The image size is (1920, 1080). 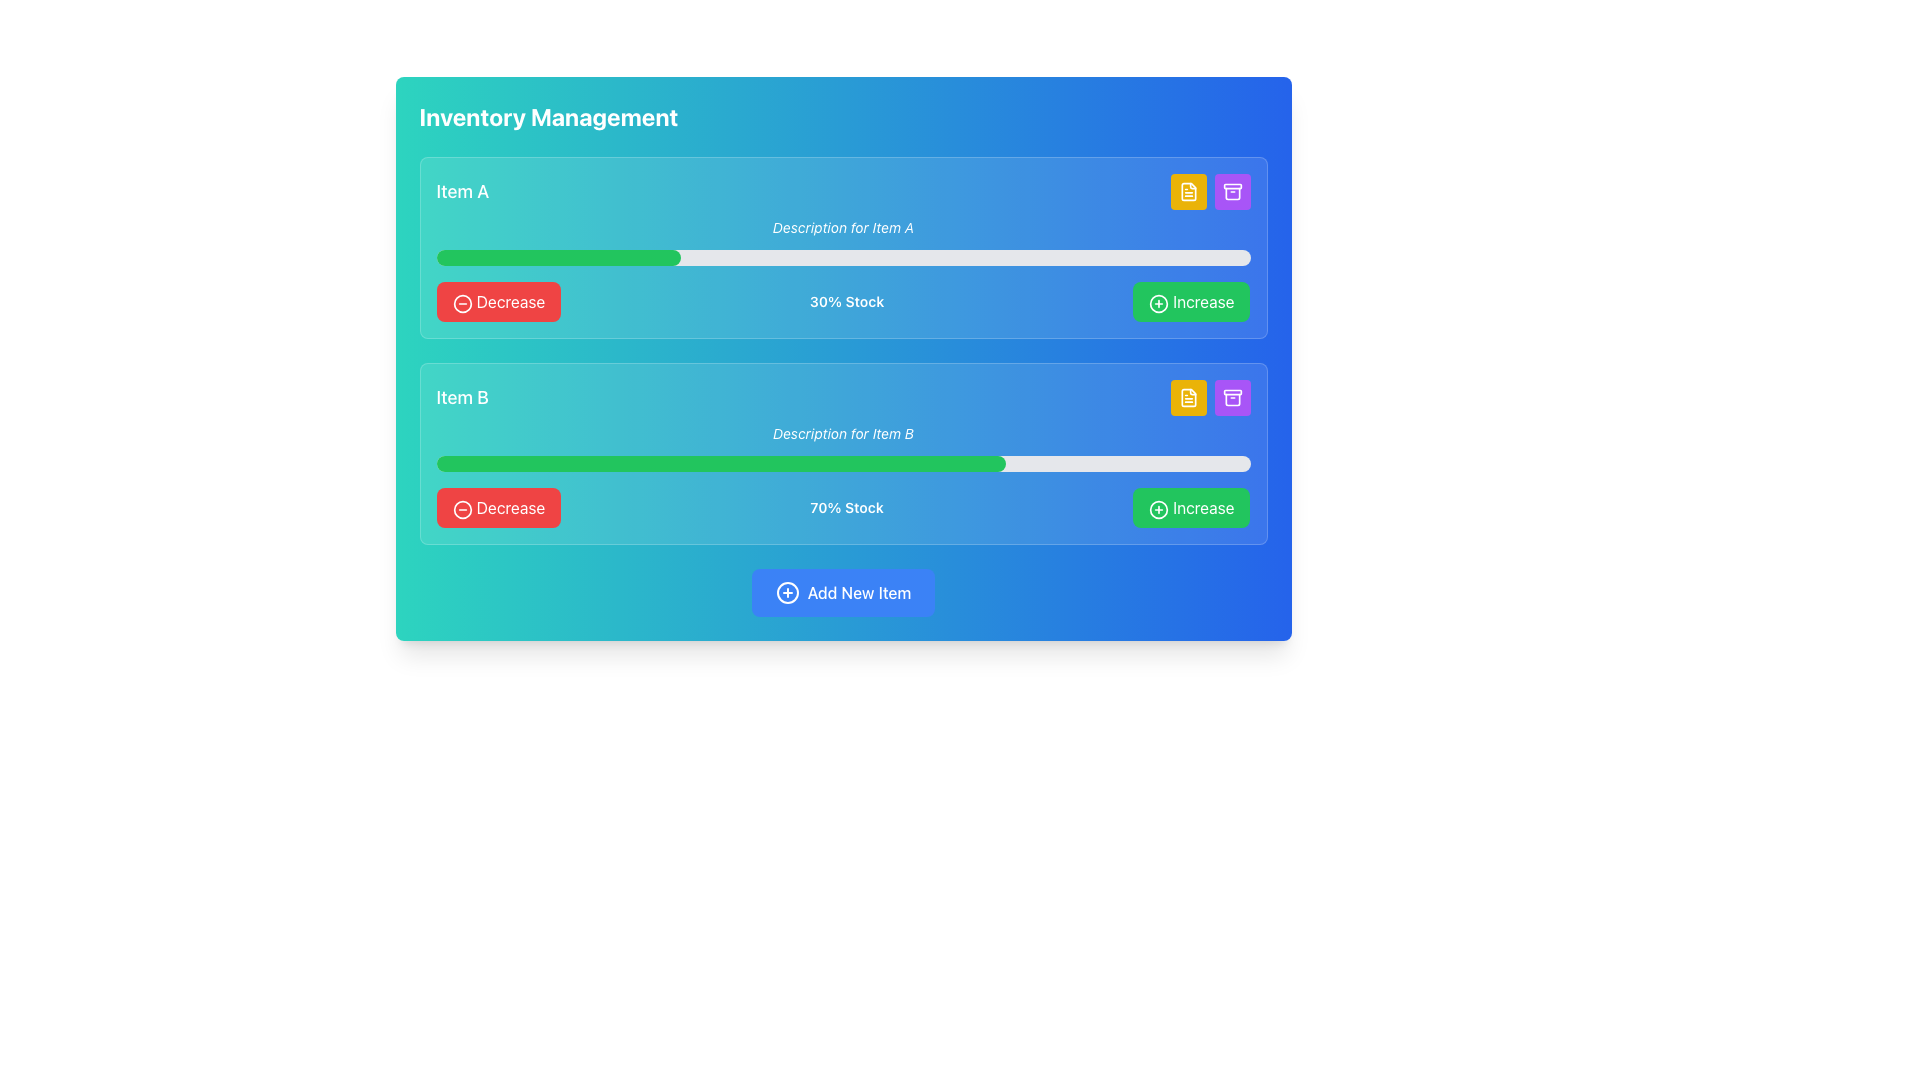 I want to click on the purple archive box icon located in the top-right section of the interface, so click(x=1231, y=192).